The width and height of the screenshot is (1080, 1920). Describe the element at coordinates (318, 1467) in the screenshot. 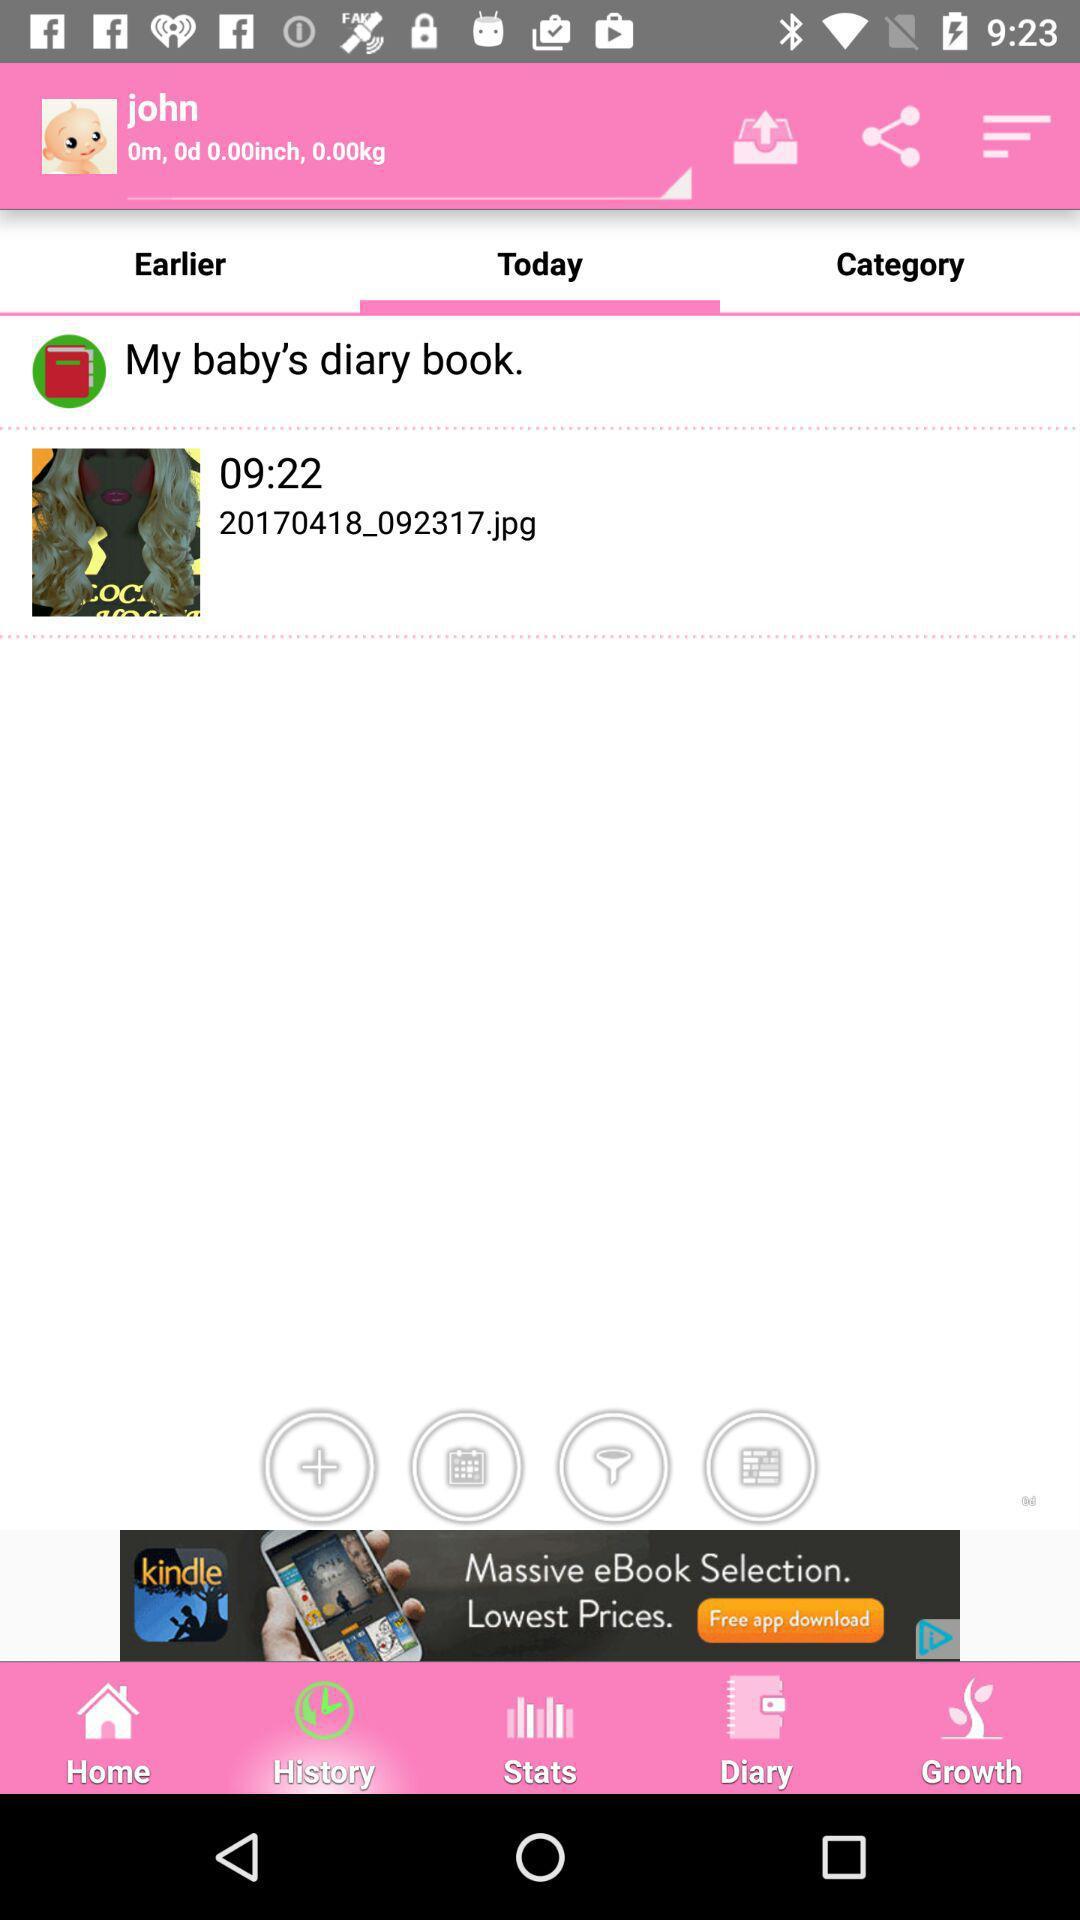

I see `item` at that location.